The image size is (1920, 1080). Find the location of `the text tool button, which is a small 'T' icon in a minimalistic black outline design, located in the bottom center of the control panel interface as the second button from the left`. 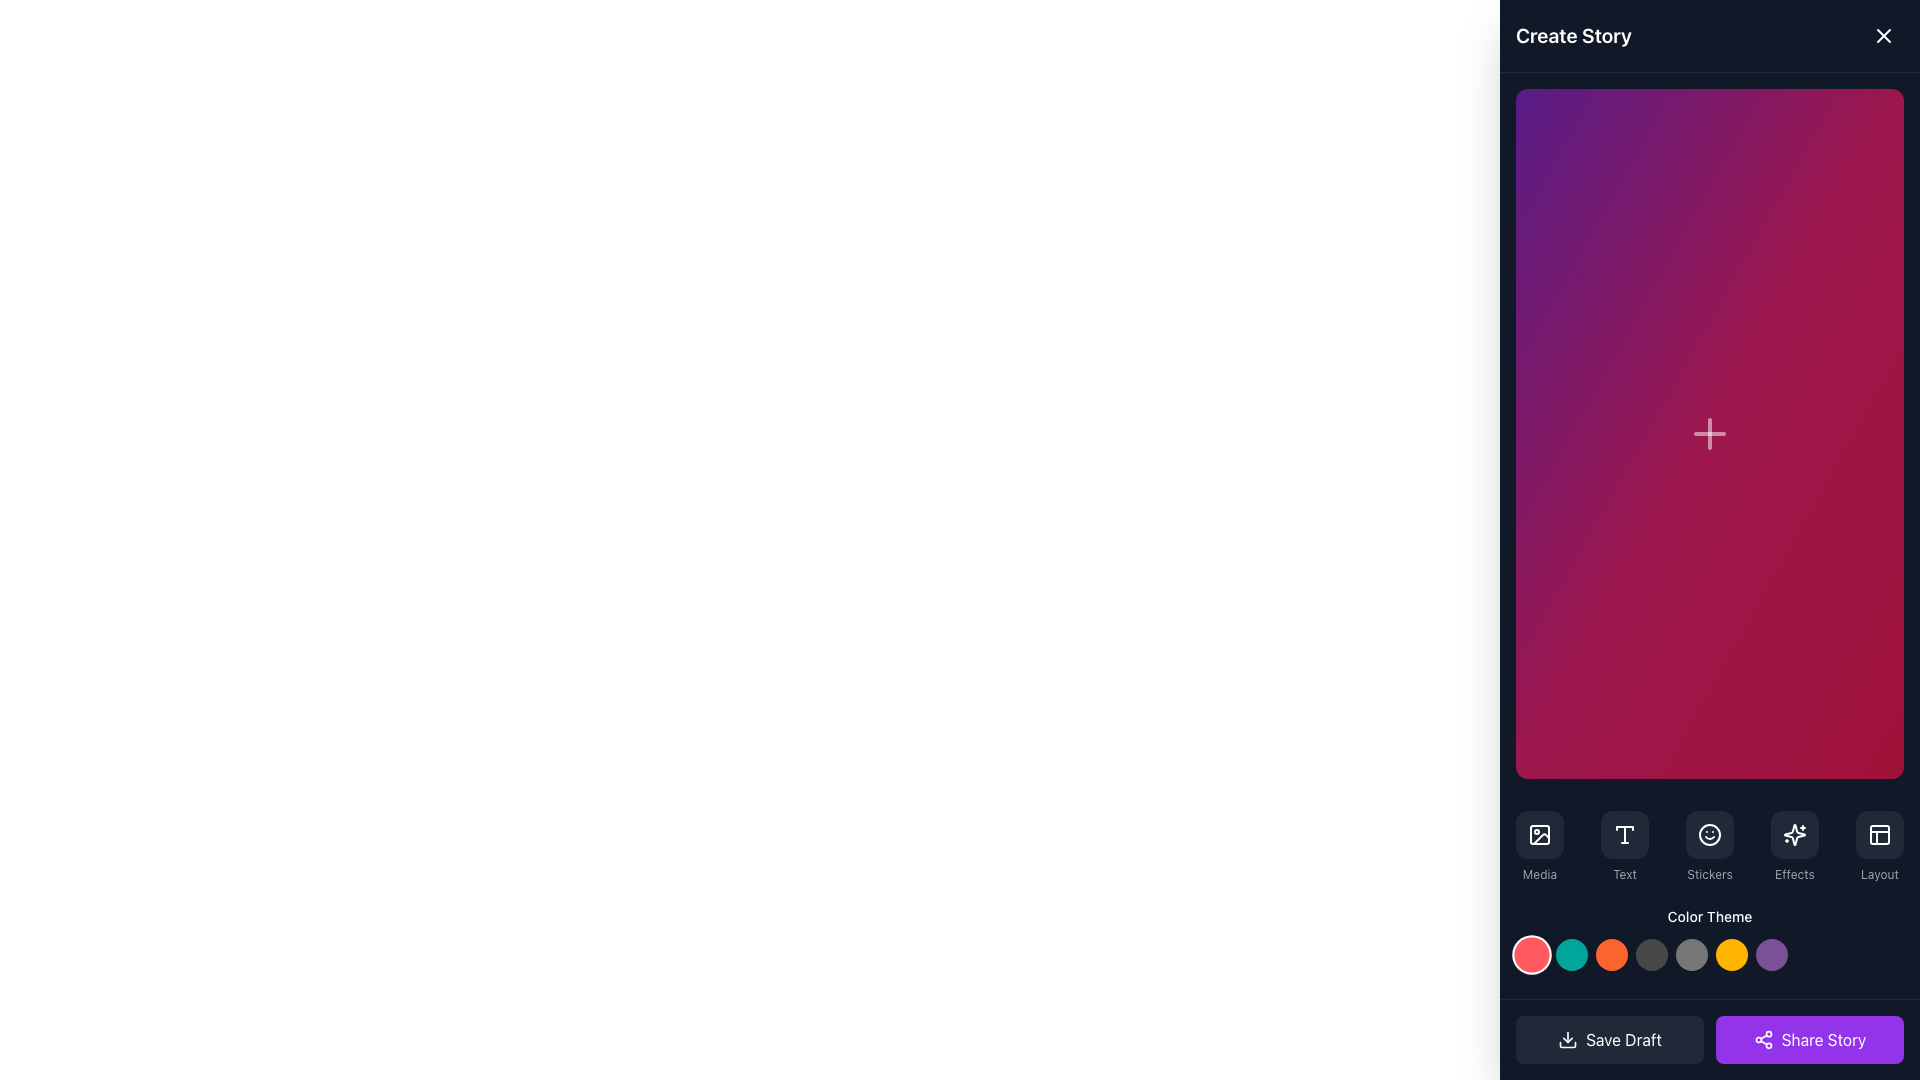

the text tool button, which is a small 'T' icon in a minimalistic black outline design, located in the bottom center of the control panel interface as the second button from the left is located at coordinates (1625, 833).